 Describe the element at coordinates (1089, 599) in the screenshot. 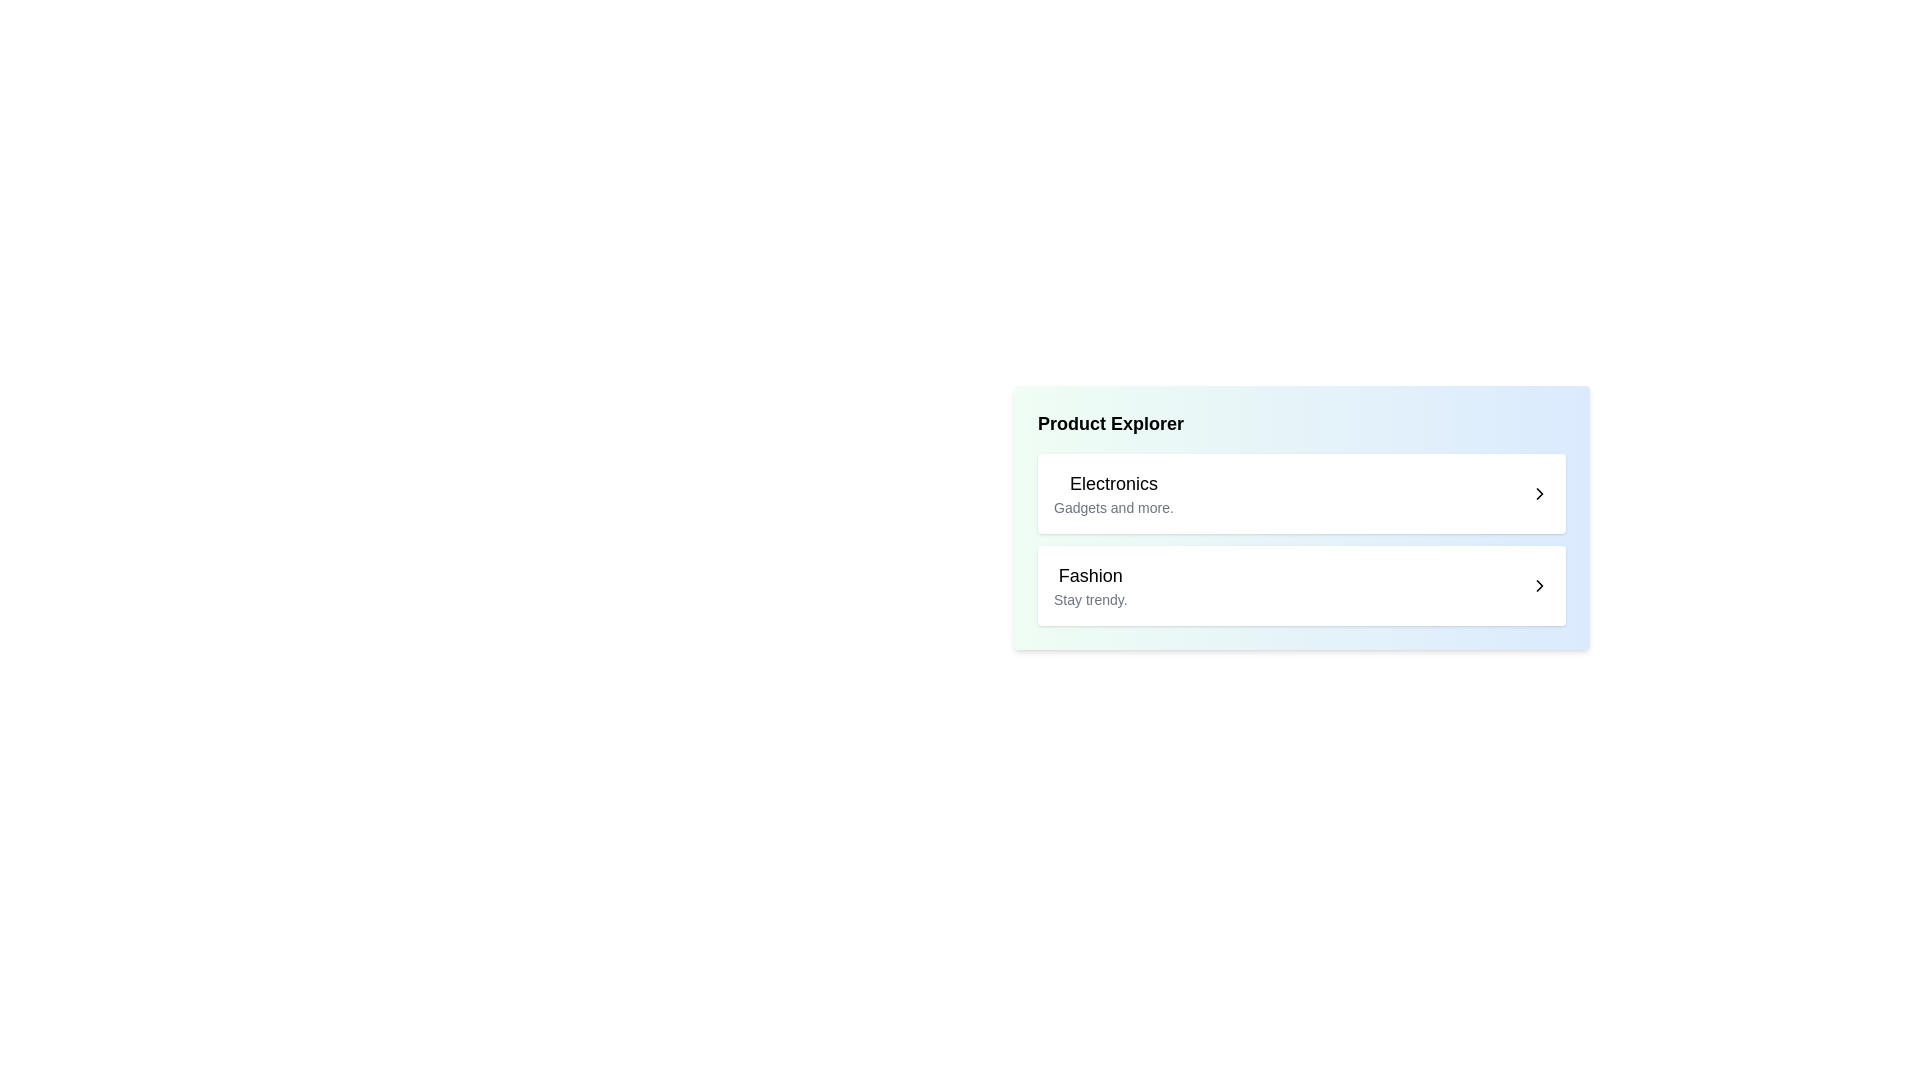

I see `to select the descriptive text label positioned below the 'Fashion' header, which provides additional context or an enticing phrase` at that location.